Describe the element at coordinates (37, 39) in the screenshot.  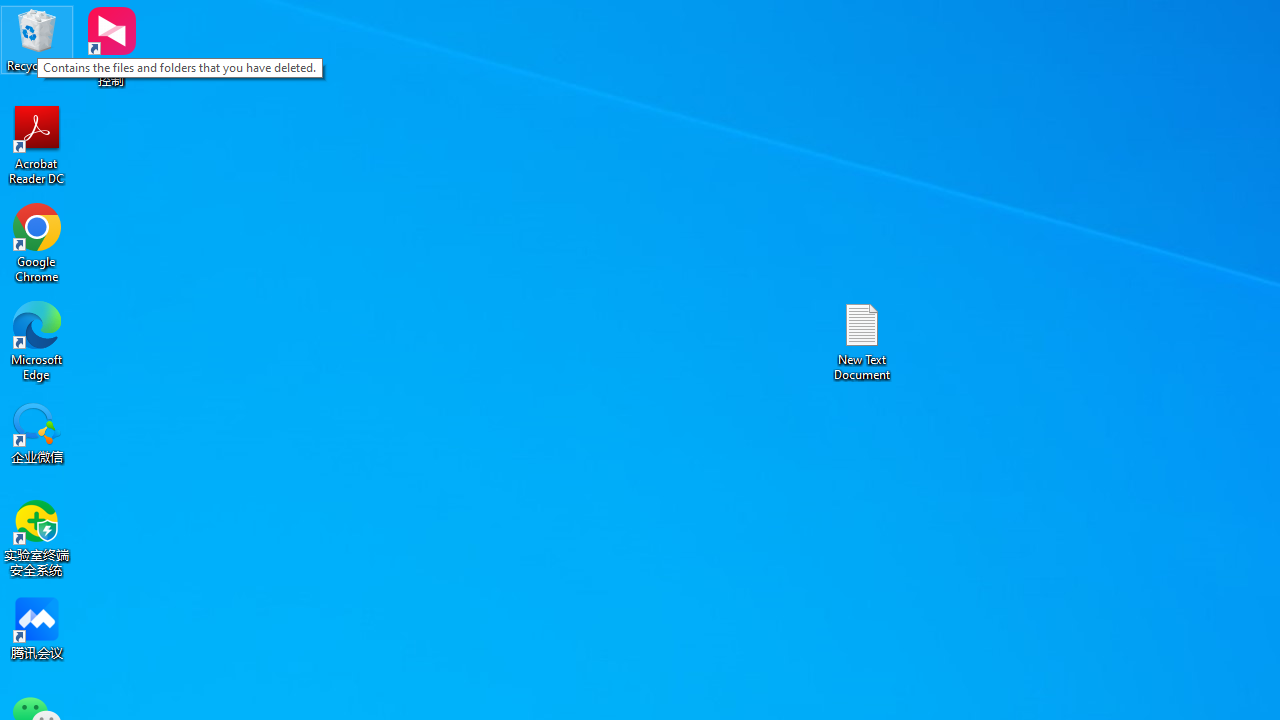
I see `'Recycle Bin'` at that location.